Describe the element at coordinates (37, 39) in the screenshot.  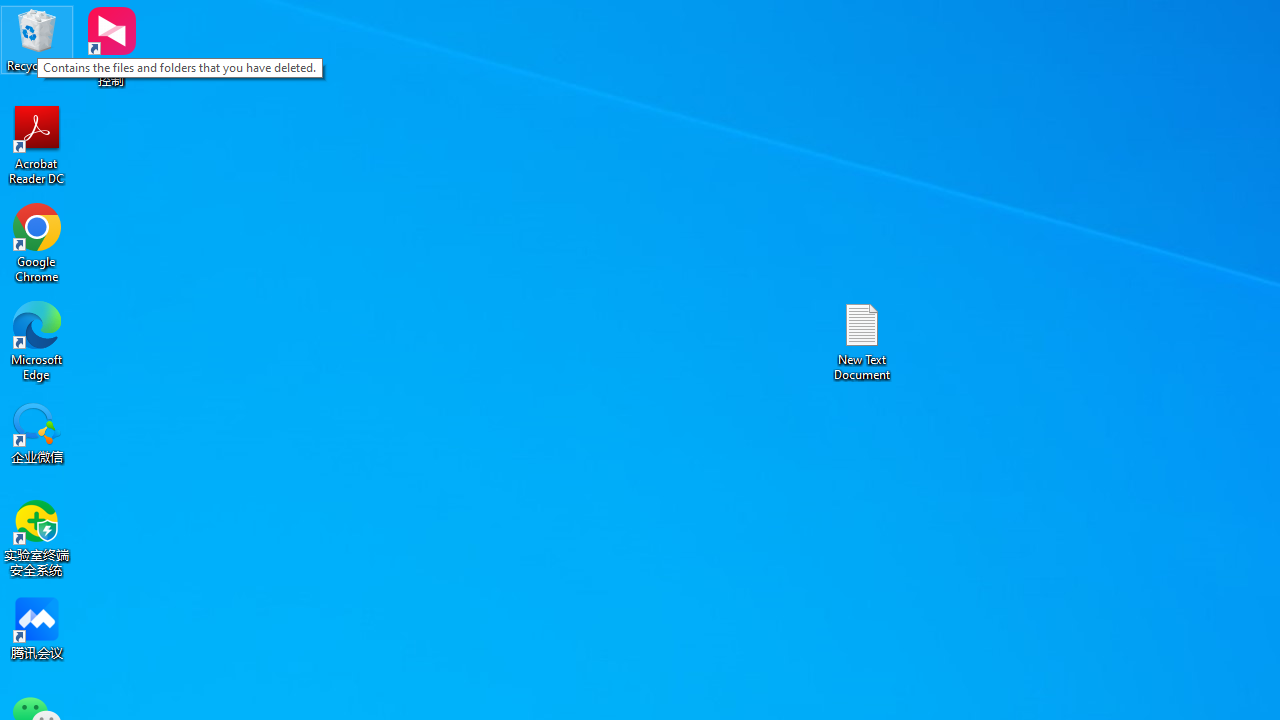
I see `'Recycle Bin'` at that location.